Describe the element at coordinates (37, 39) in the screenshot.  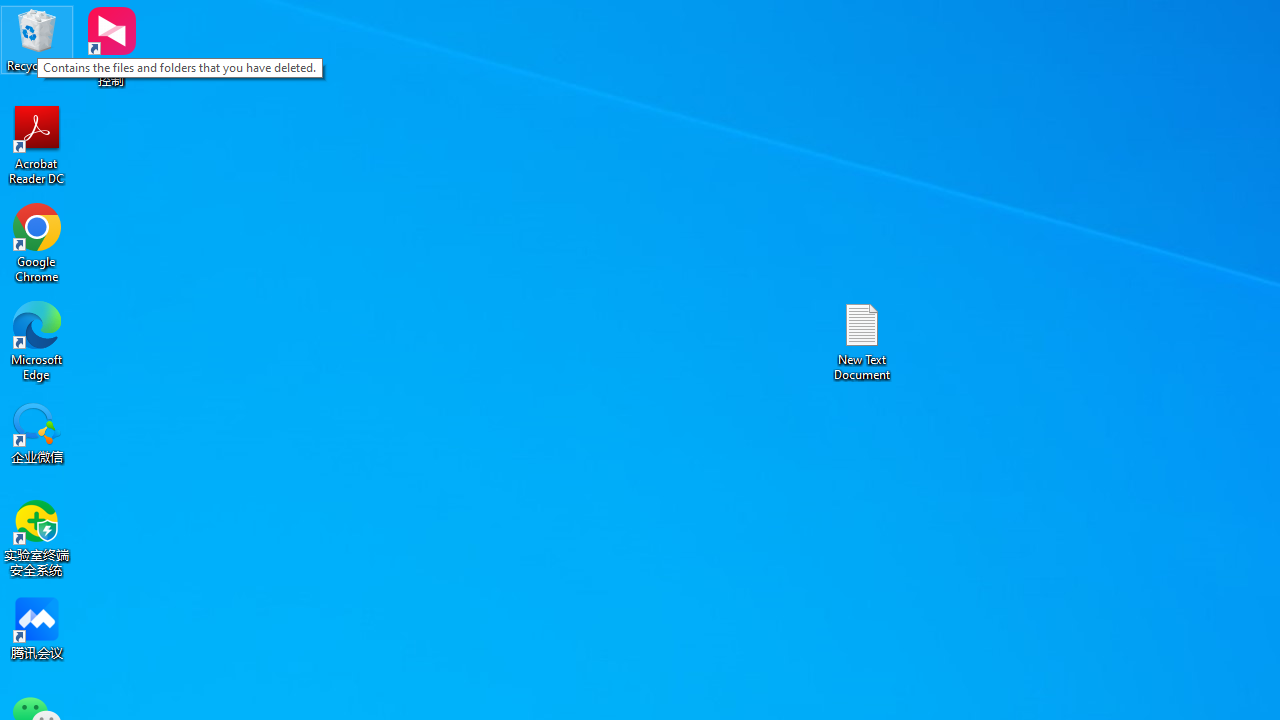
I see `'Recycle Bin'` at that location.